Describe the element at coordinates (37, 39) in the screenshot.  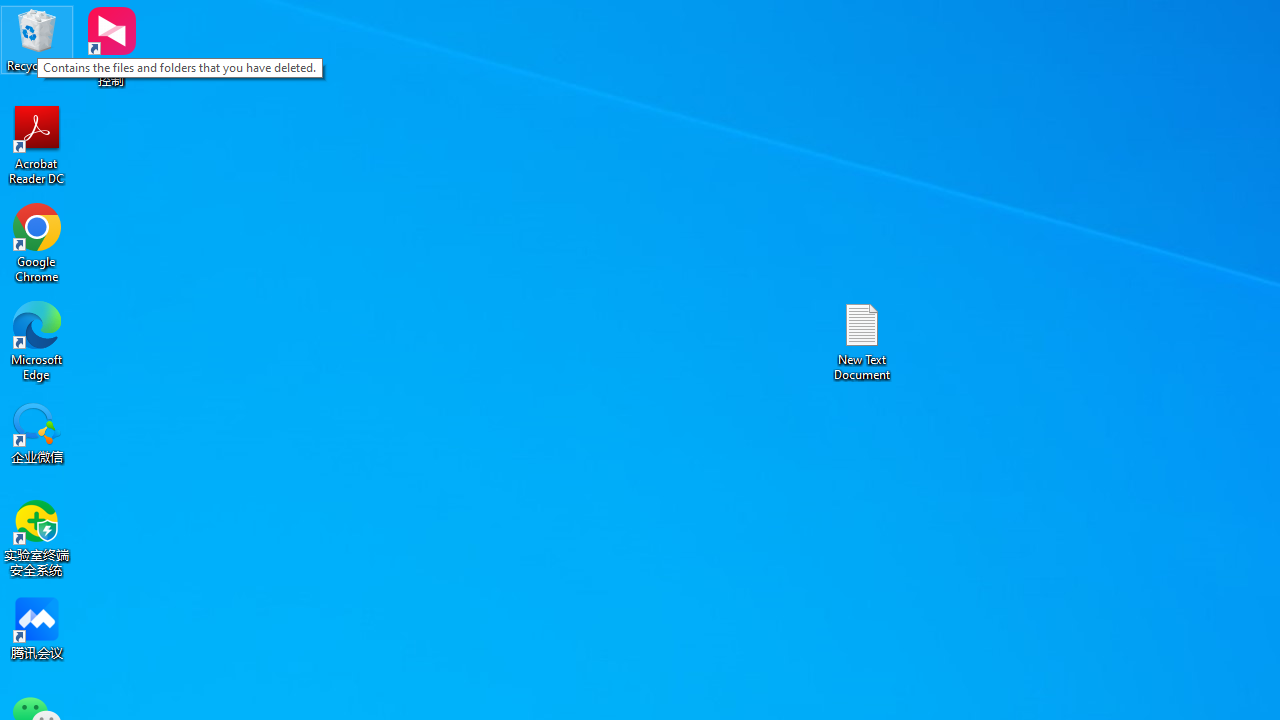
I see `'Recycle Bin'` at that location.